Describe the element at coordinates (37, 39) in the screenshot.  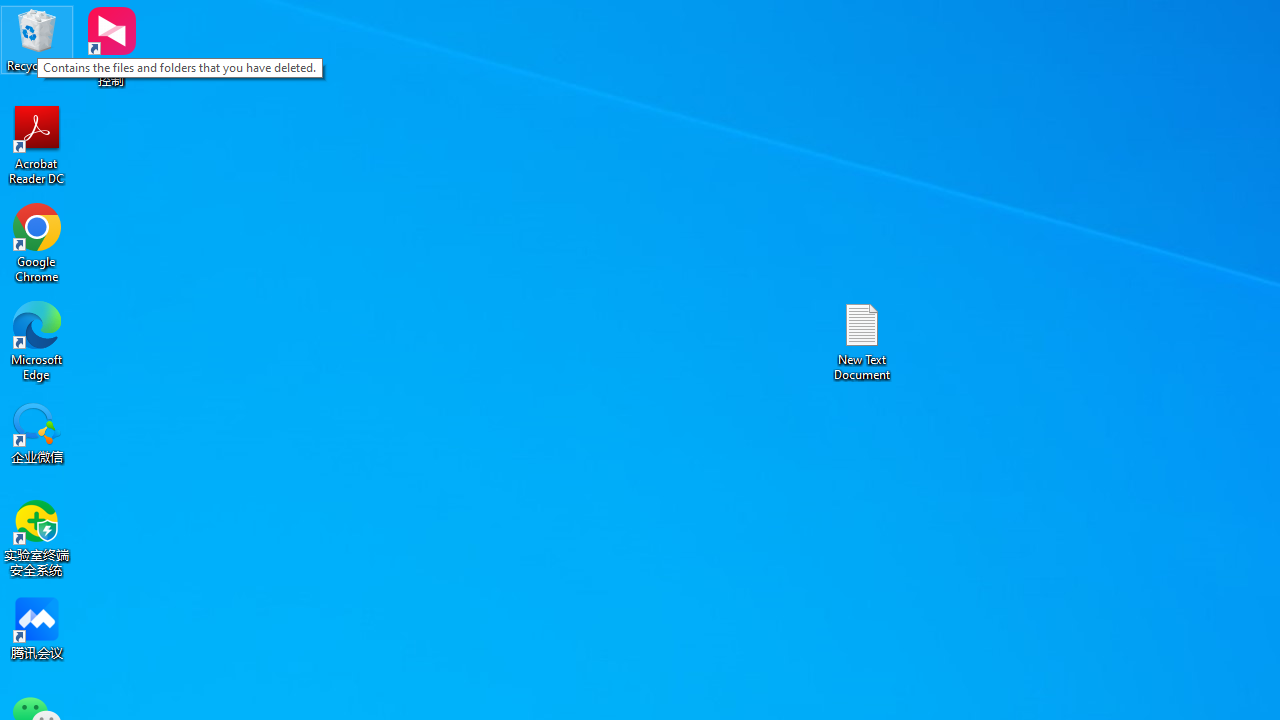
I see `'Recycle Bin'` at that location.